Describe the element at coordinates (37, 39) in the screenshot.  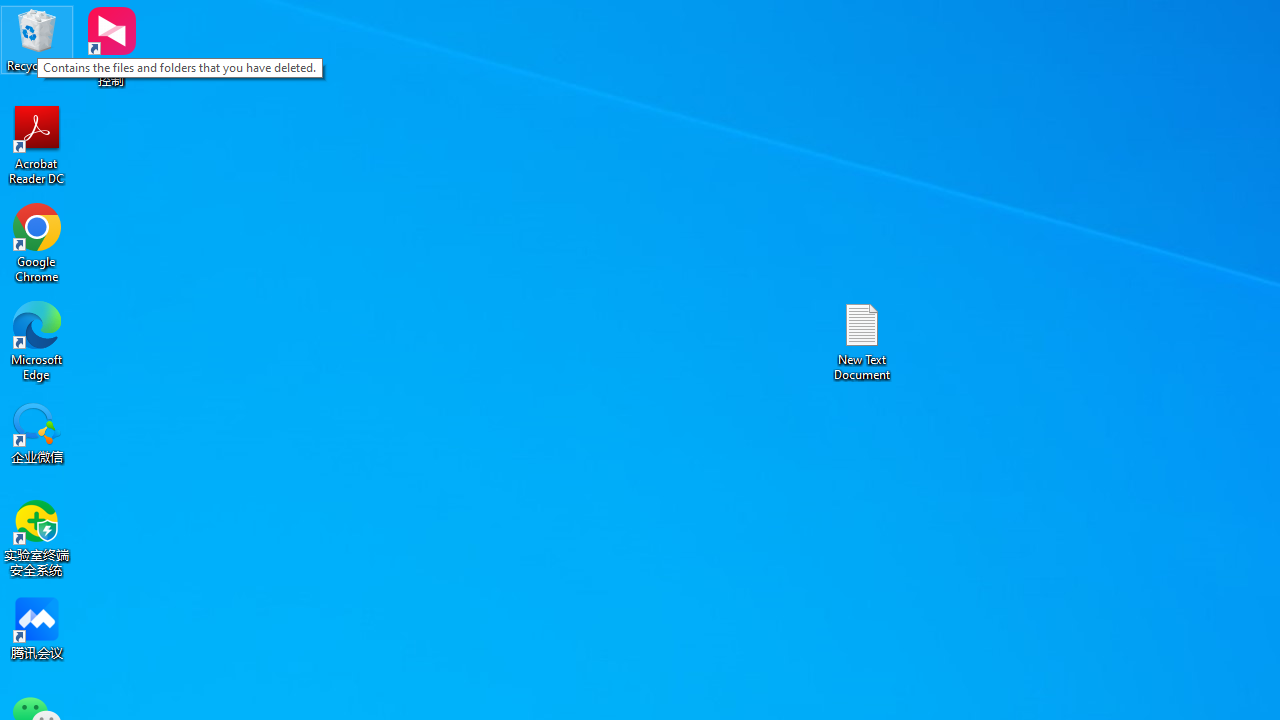
I see `'Recycle Bin'` at that location.